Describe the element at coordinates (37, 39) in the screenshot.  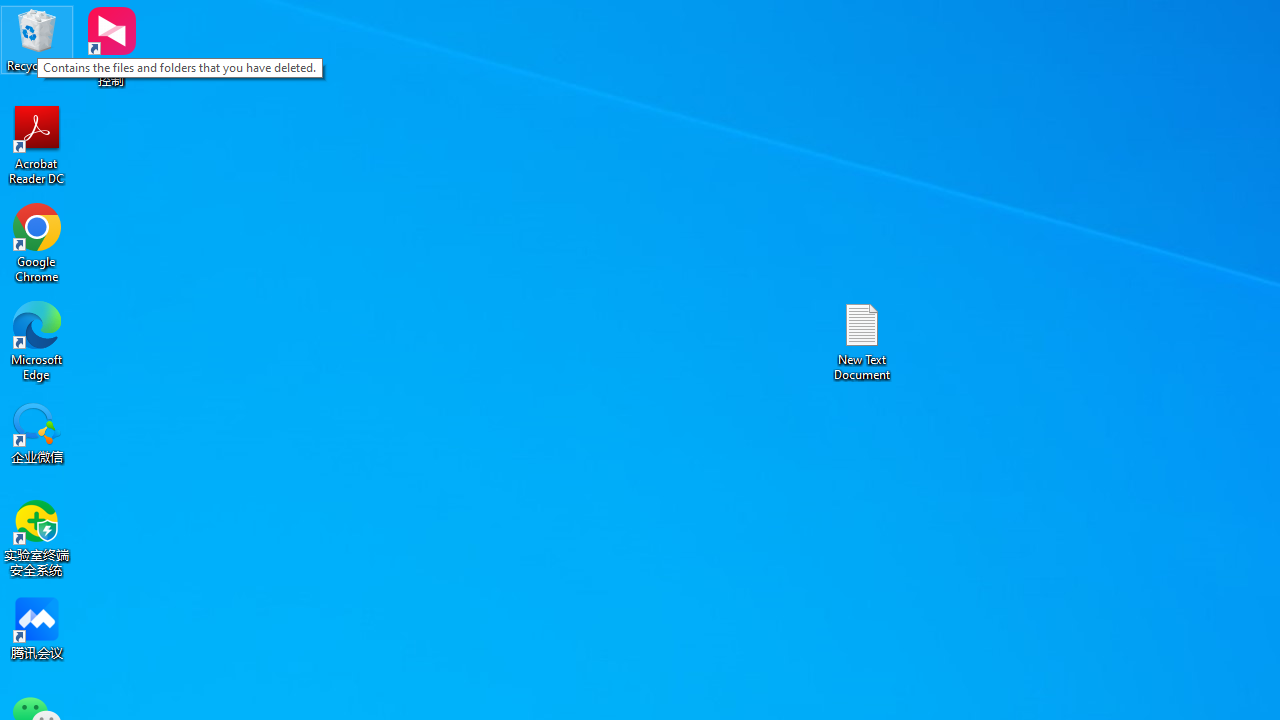
I see `'Recycle Bin'` at that location.